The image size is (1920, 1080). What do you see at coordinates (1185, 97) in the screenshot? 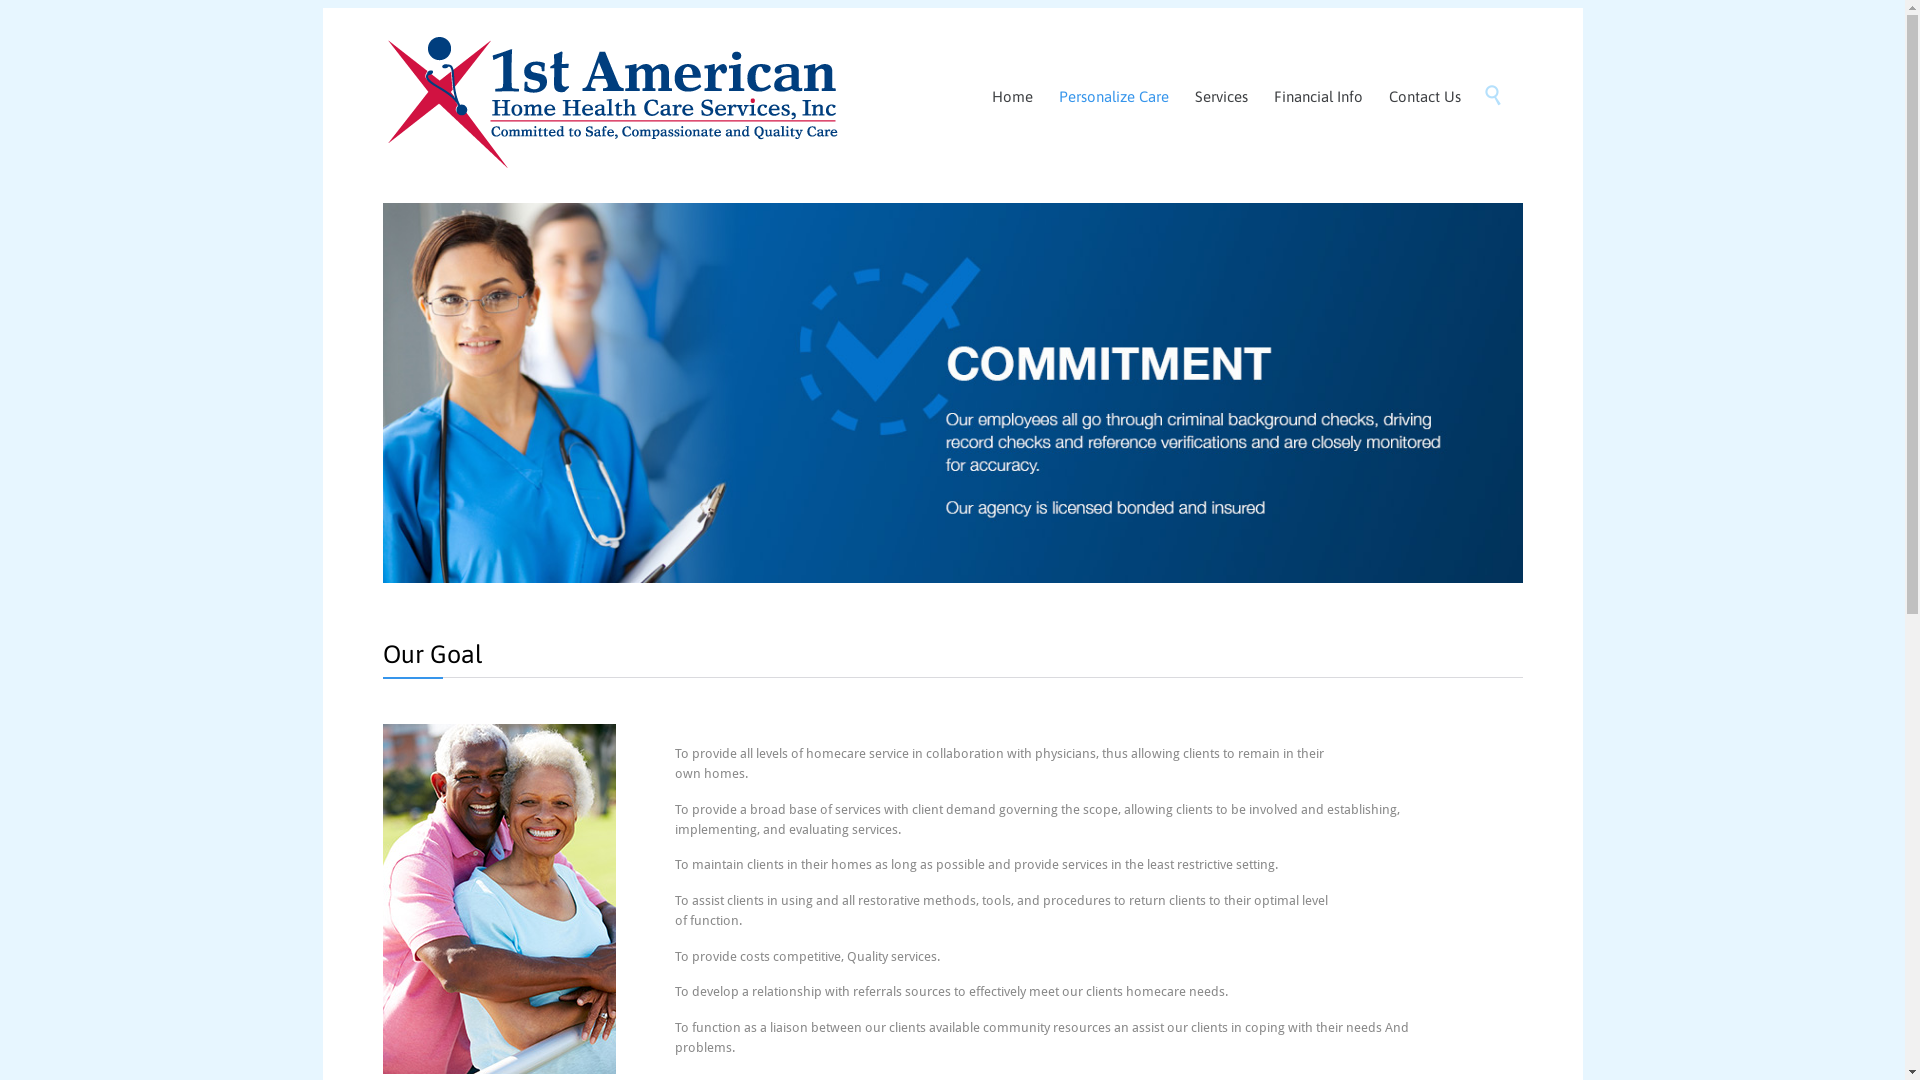
I see `'Services'` at bounding box center [1185, 97].